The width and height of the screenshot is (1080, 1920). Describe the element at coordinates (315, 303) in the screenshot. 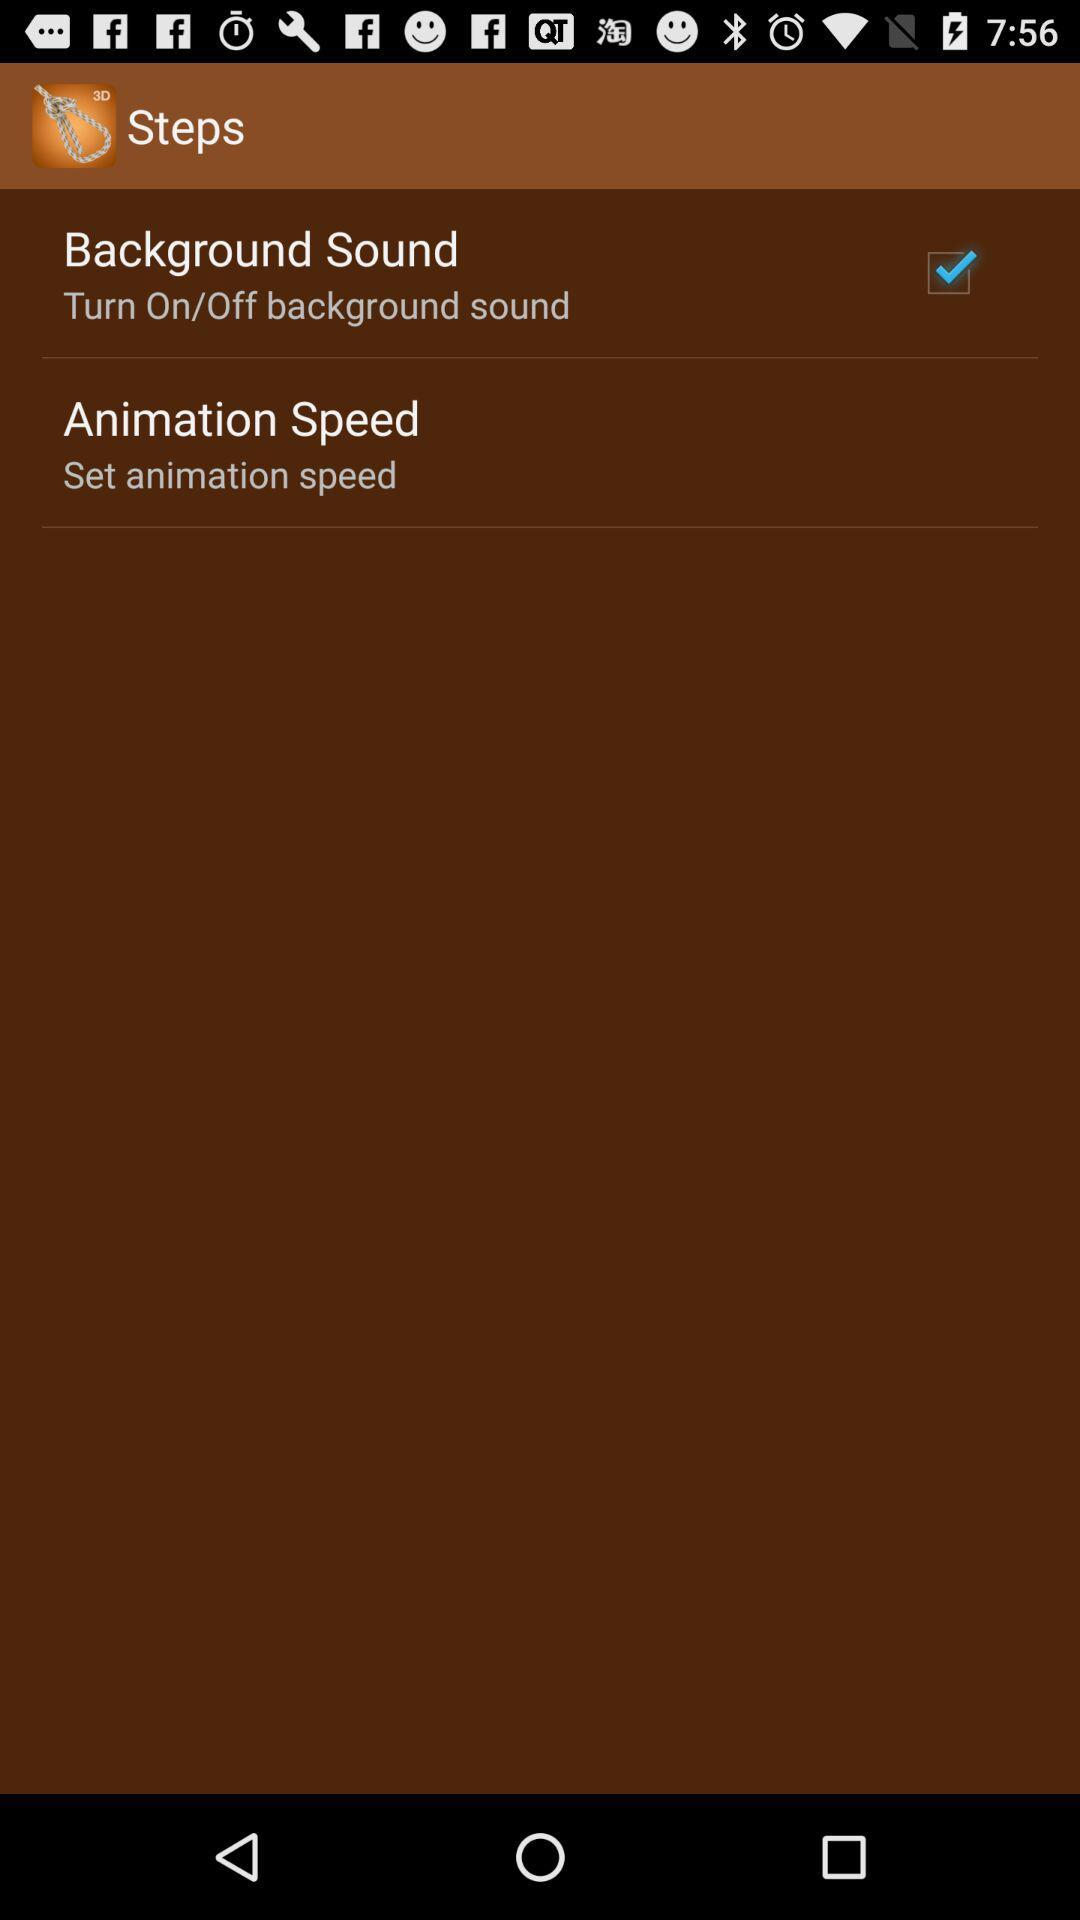

I see `the item above the animation speed icon` at that location.